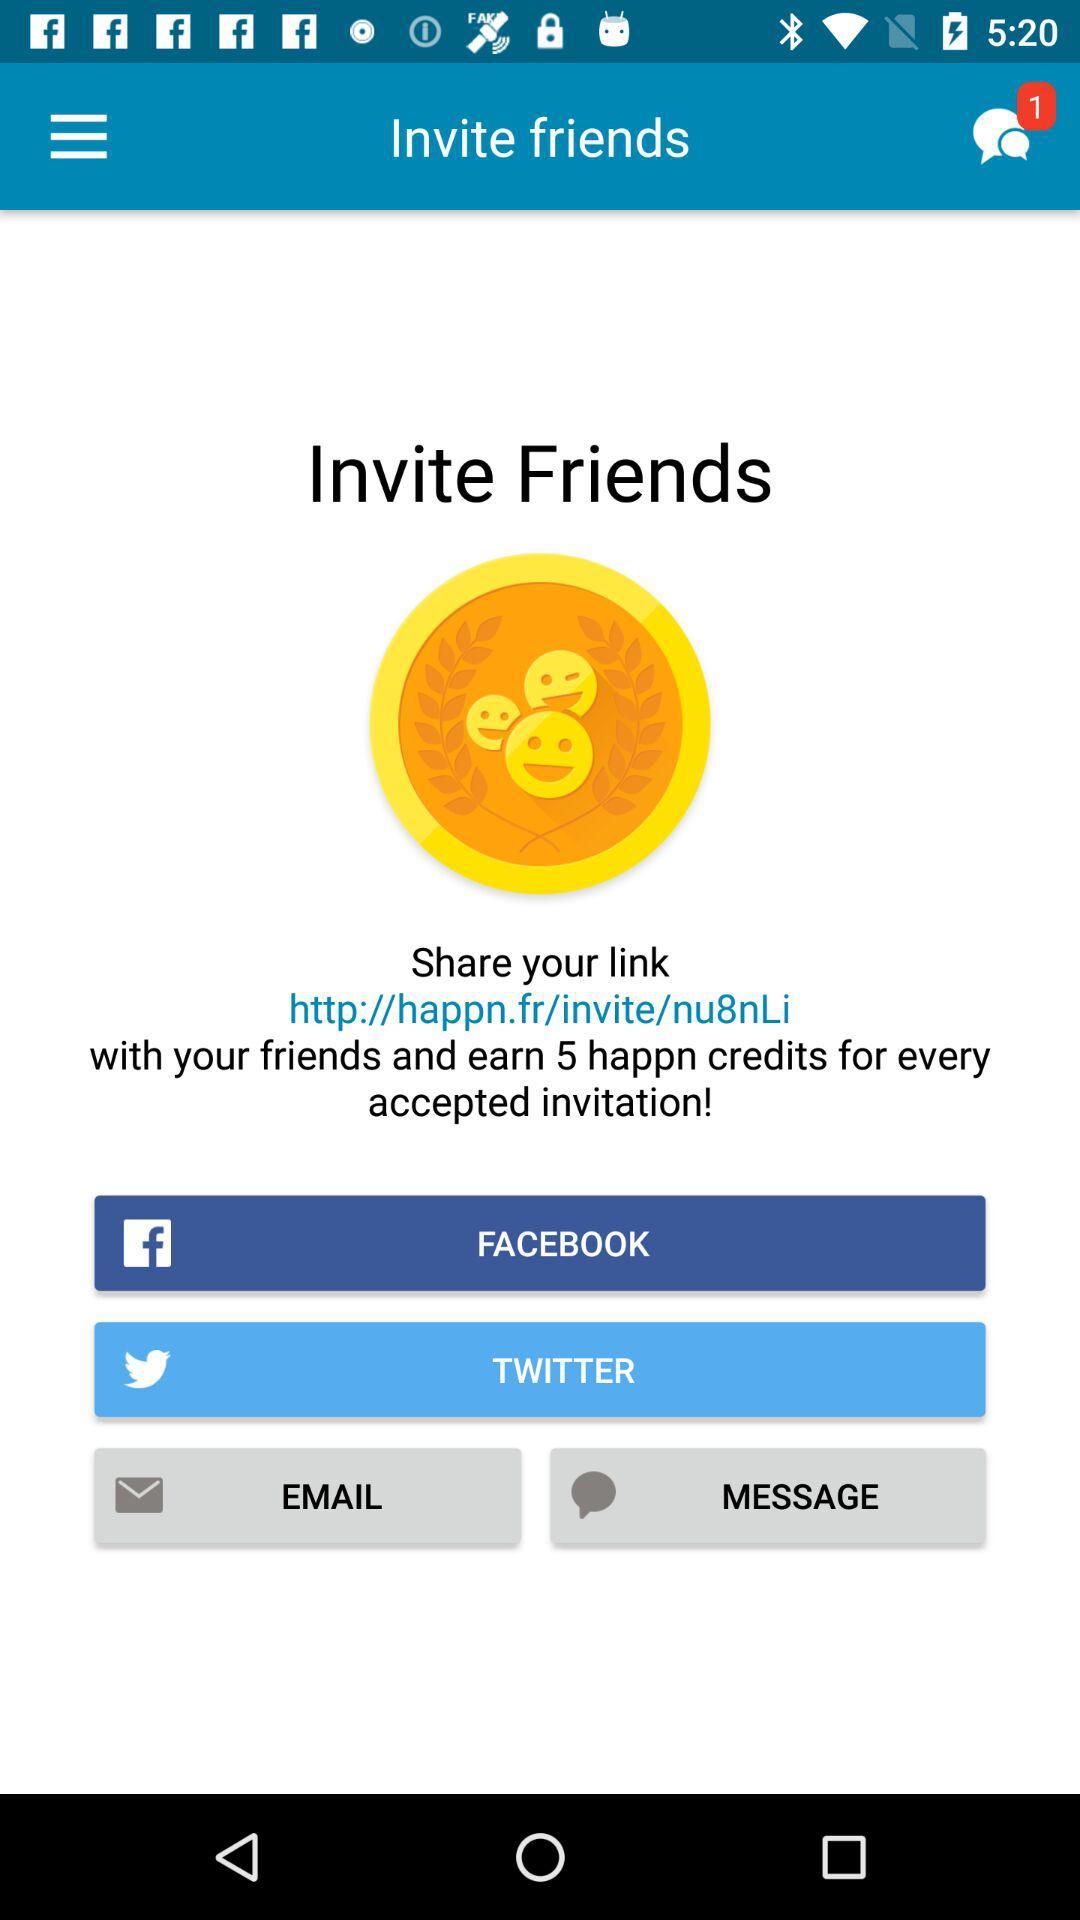  Describe the element at coordinates (540, 1368) in the screenshot. I see `twitter` at that location.